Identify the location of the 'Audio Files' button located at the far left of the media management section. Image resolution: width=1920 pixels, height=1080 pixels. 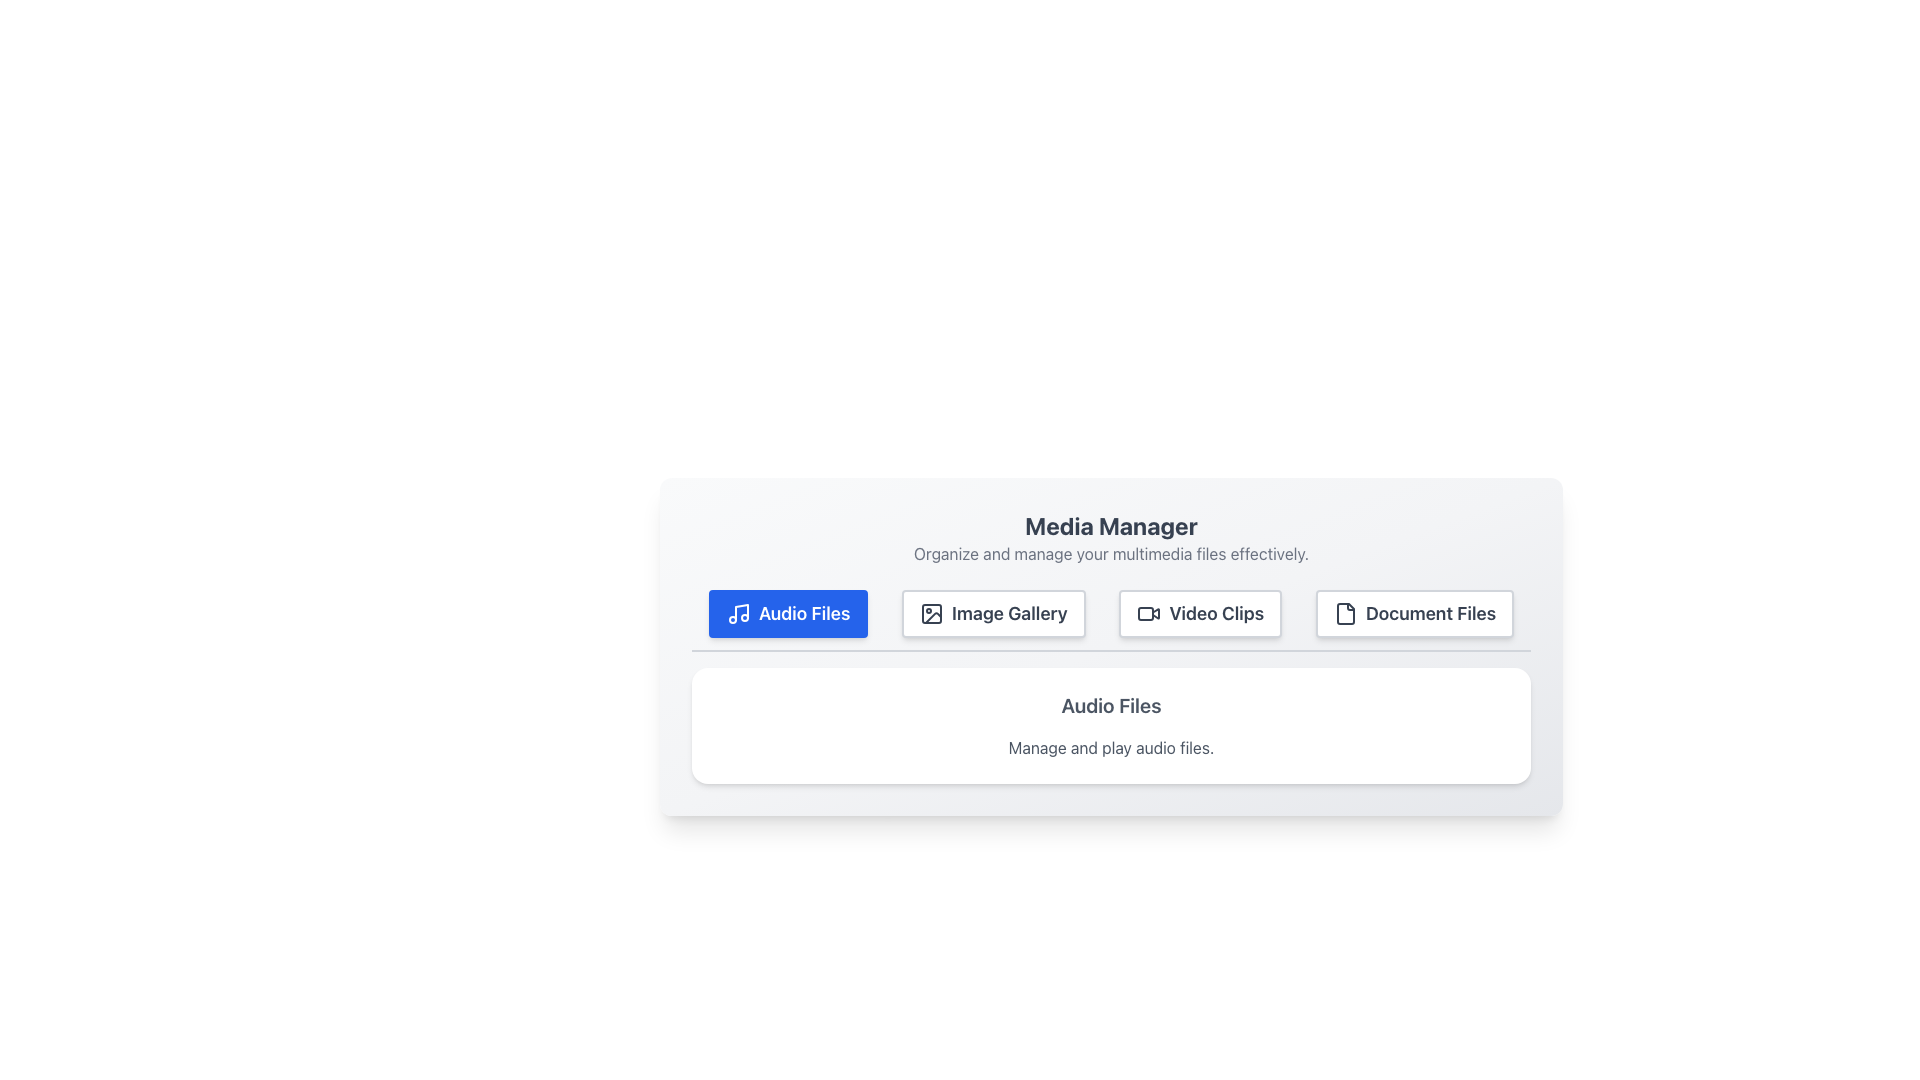
(787, 612).